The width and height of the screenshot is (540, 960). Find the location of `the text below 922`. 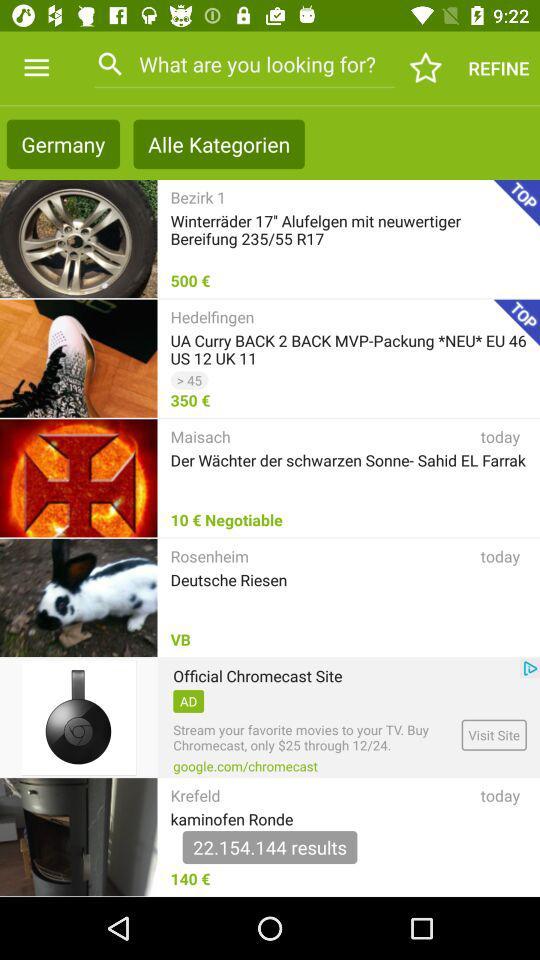

the text below 922 is located at coordinates (498, 68).